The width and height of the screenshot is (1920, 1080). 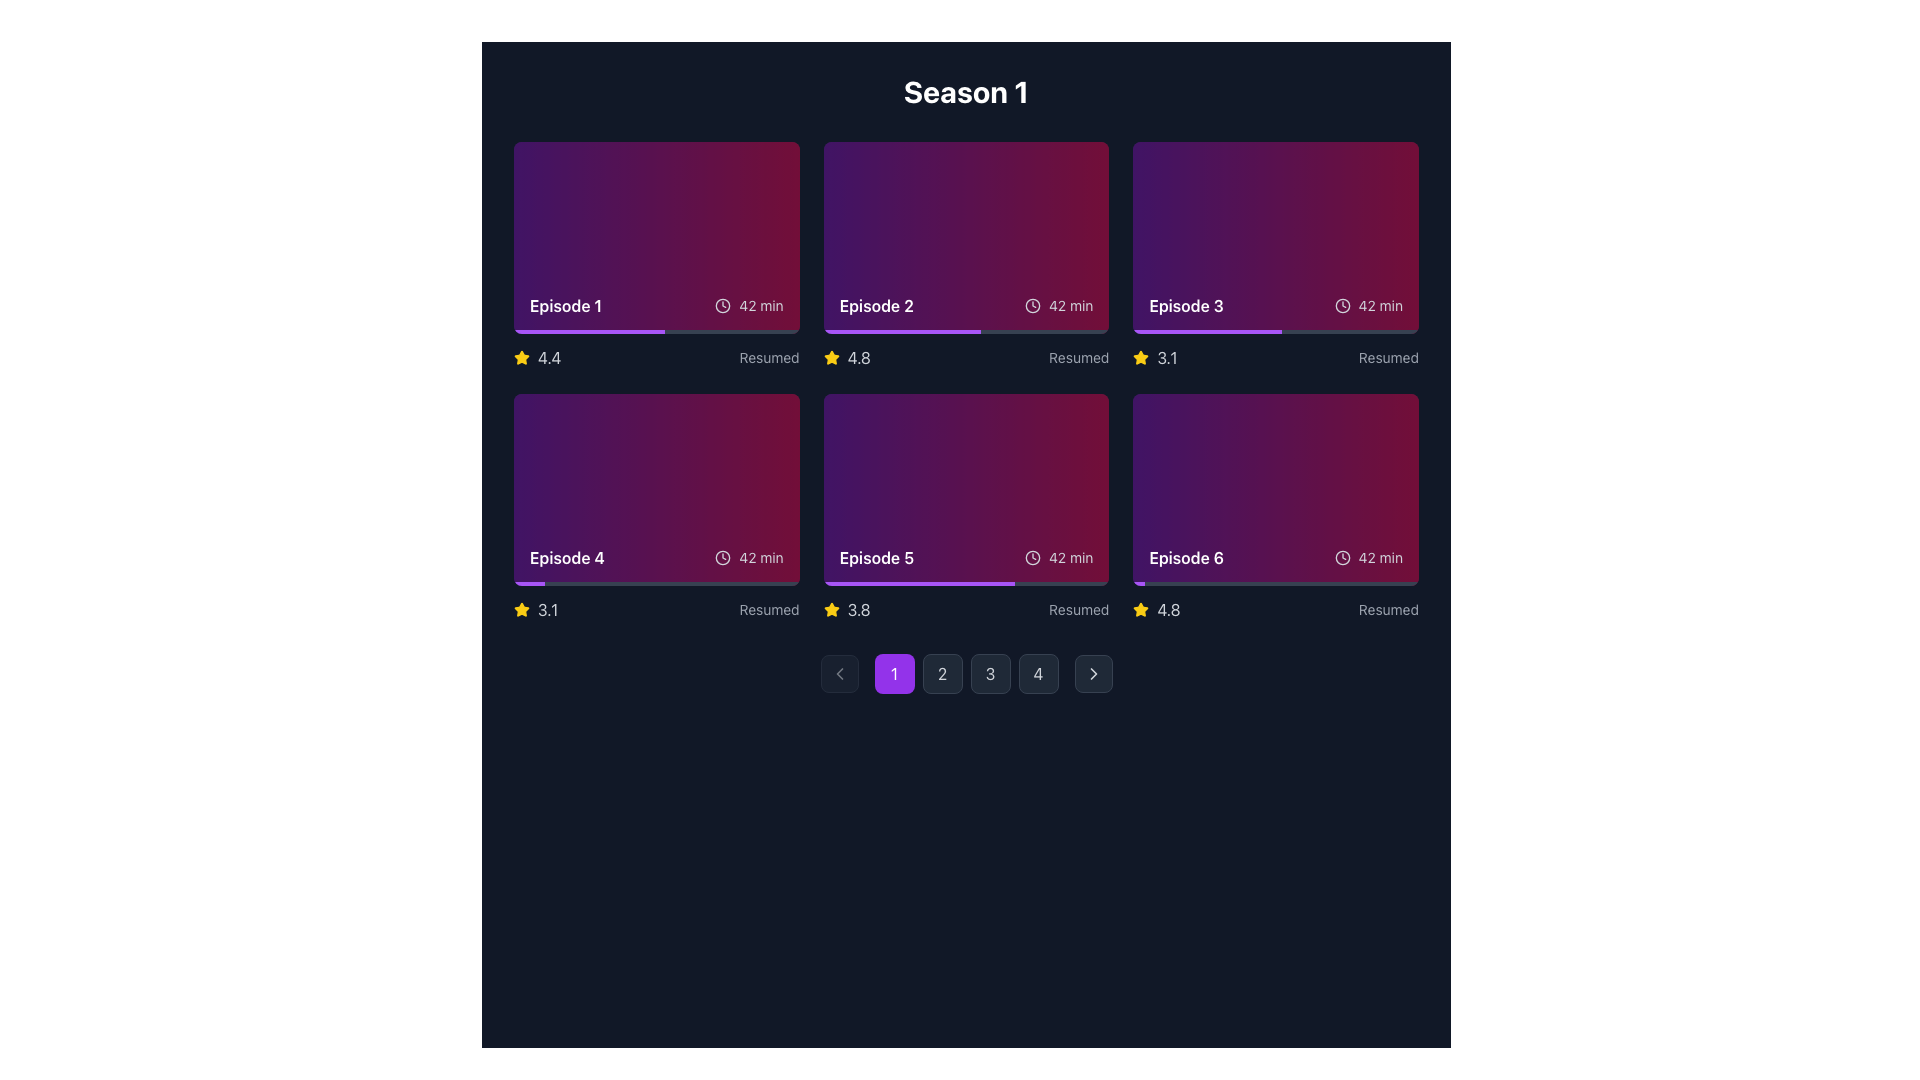 What do you see at coordinates (1032, 558) in the screenshot?
I see `the central circular component of the clock icon located in the upper-right corner of the episode 5 card in the middle row and second column of the season's episode listing` at bounding box center [1032, 558].